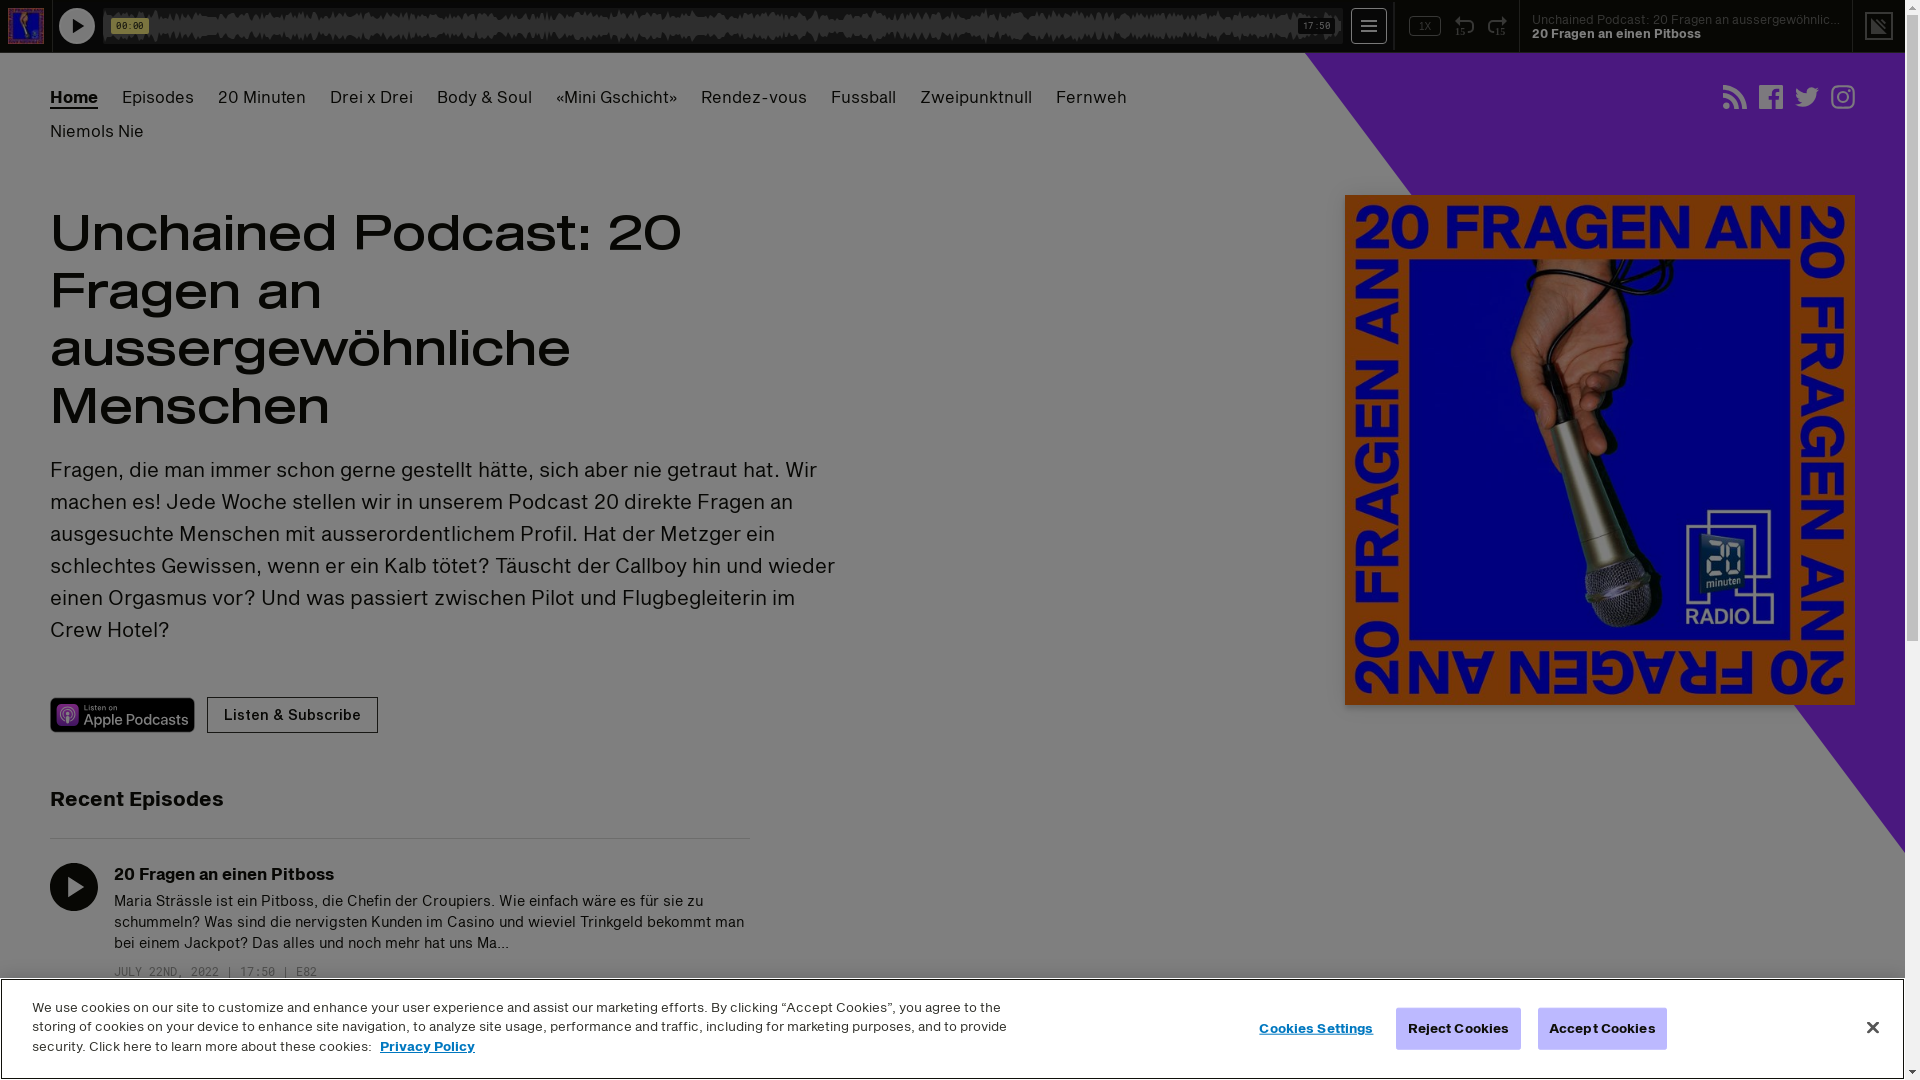 Image resolution: width=1920 pixels, height=1080 pixels. I want to click on 'RSS', so click(1733, 96).